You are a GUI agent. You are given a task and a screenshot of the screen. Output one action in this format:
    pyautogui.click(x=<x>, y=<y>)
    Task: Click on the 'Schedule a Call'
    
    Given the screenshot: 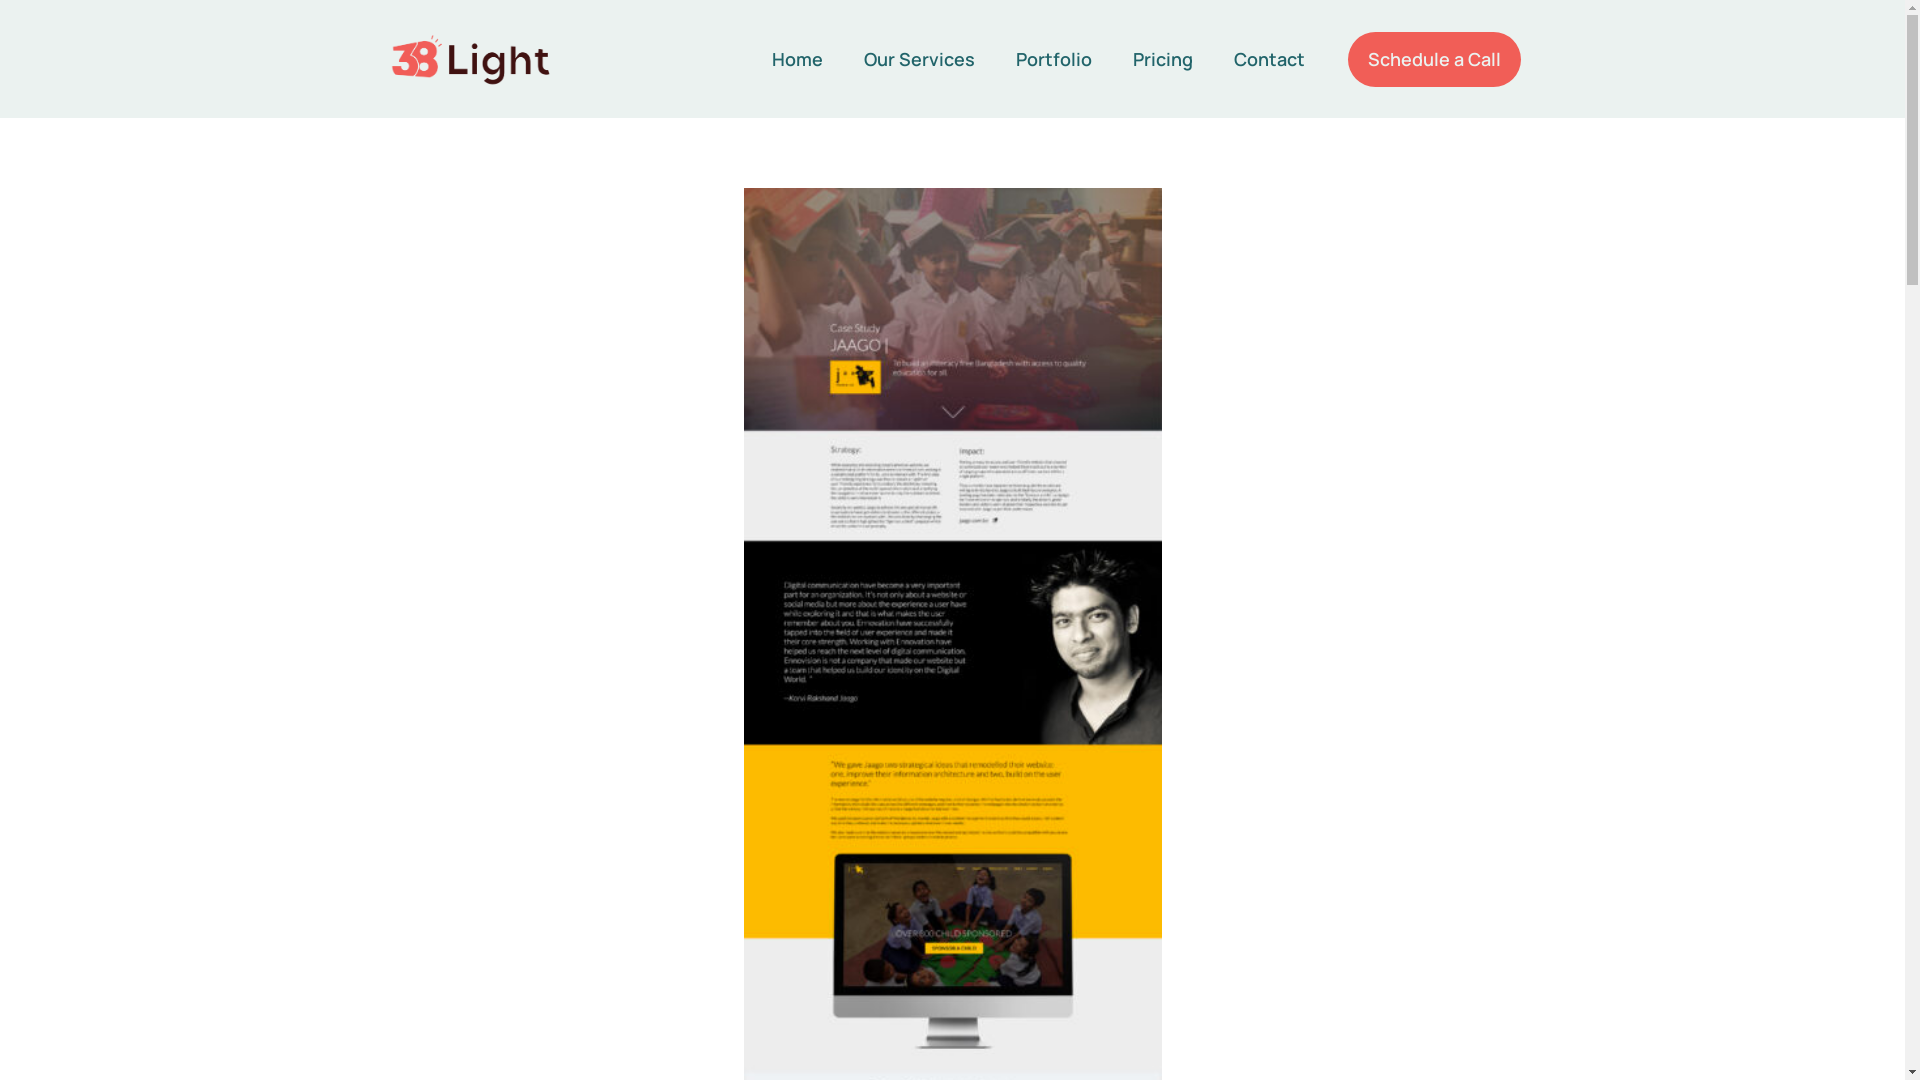 What is the action you would take?
    pyautogui.click(x=1433, y=58)
    